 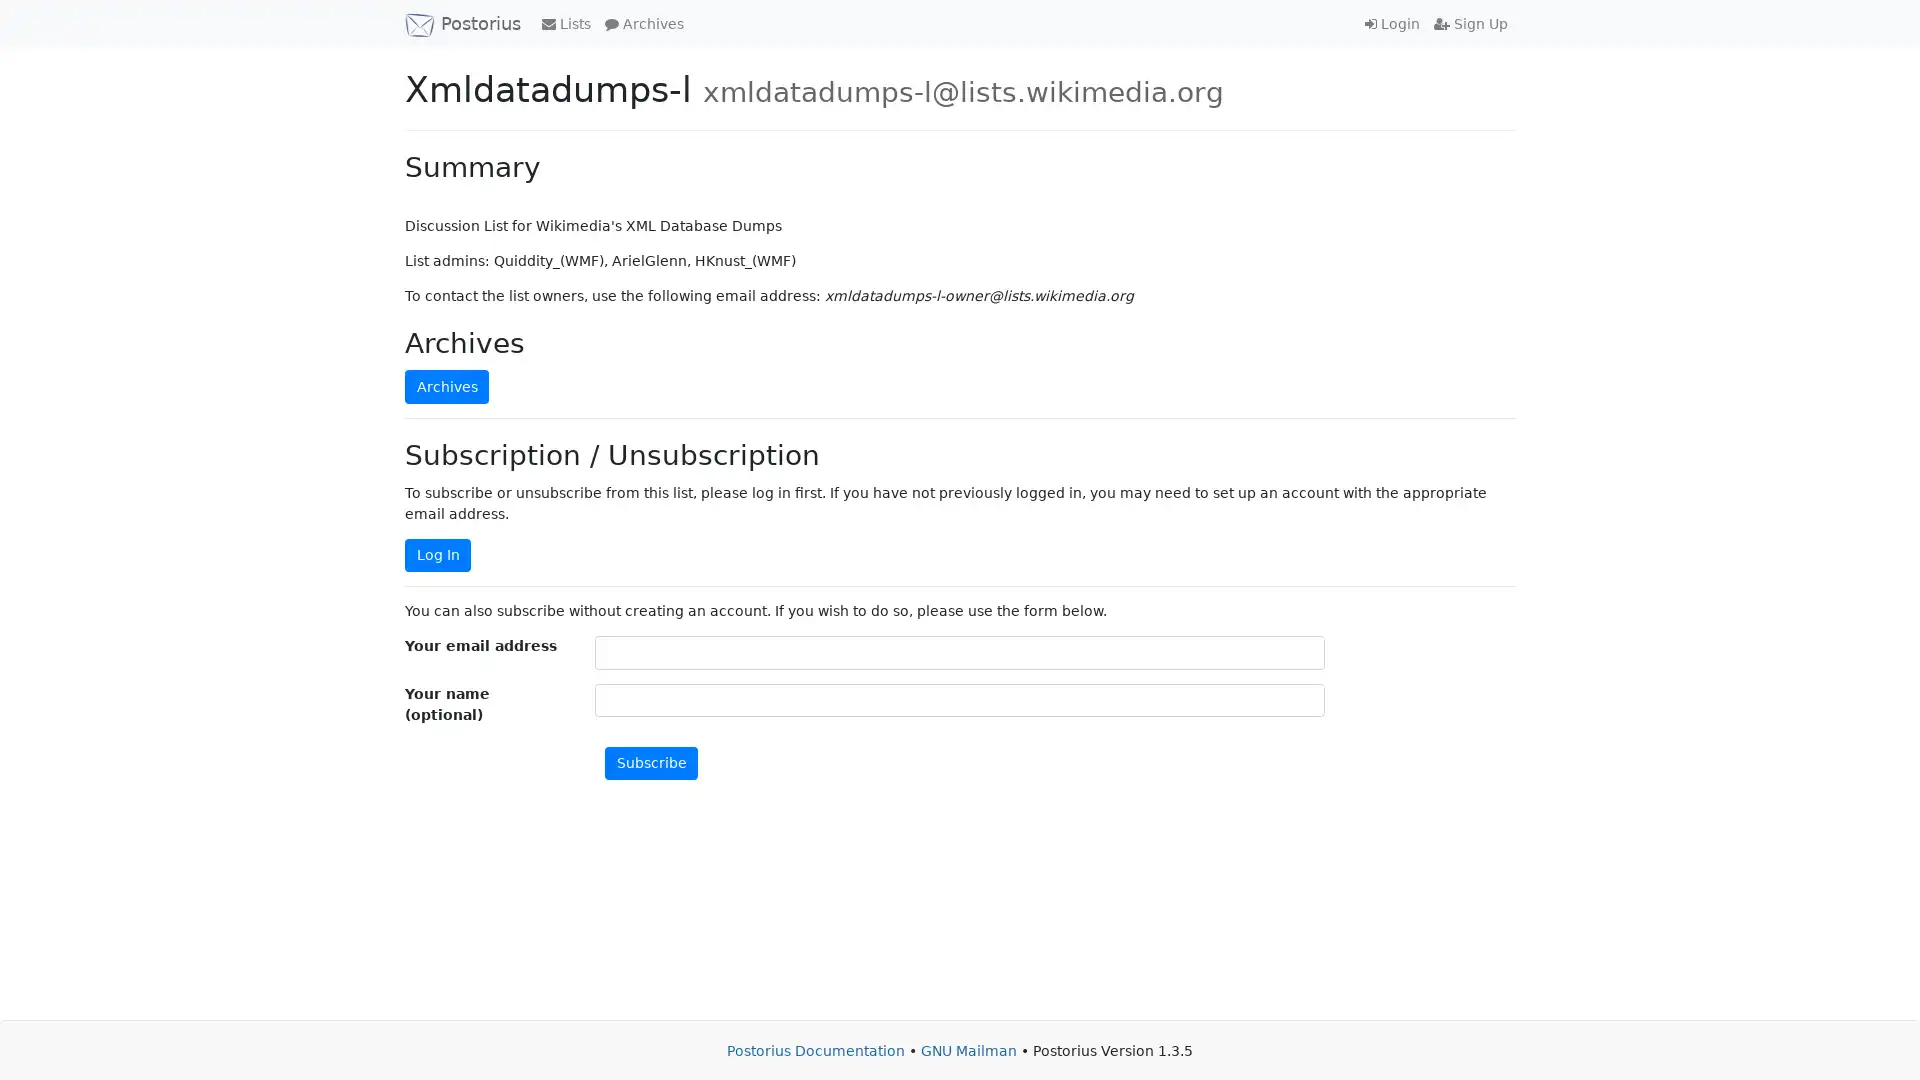 What do you see at coordinates (651, 763) in the screenshot?
I see `Subscribe` at bounding box center [651, 763].